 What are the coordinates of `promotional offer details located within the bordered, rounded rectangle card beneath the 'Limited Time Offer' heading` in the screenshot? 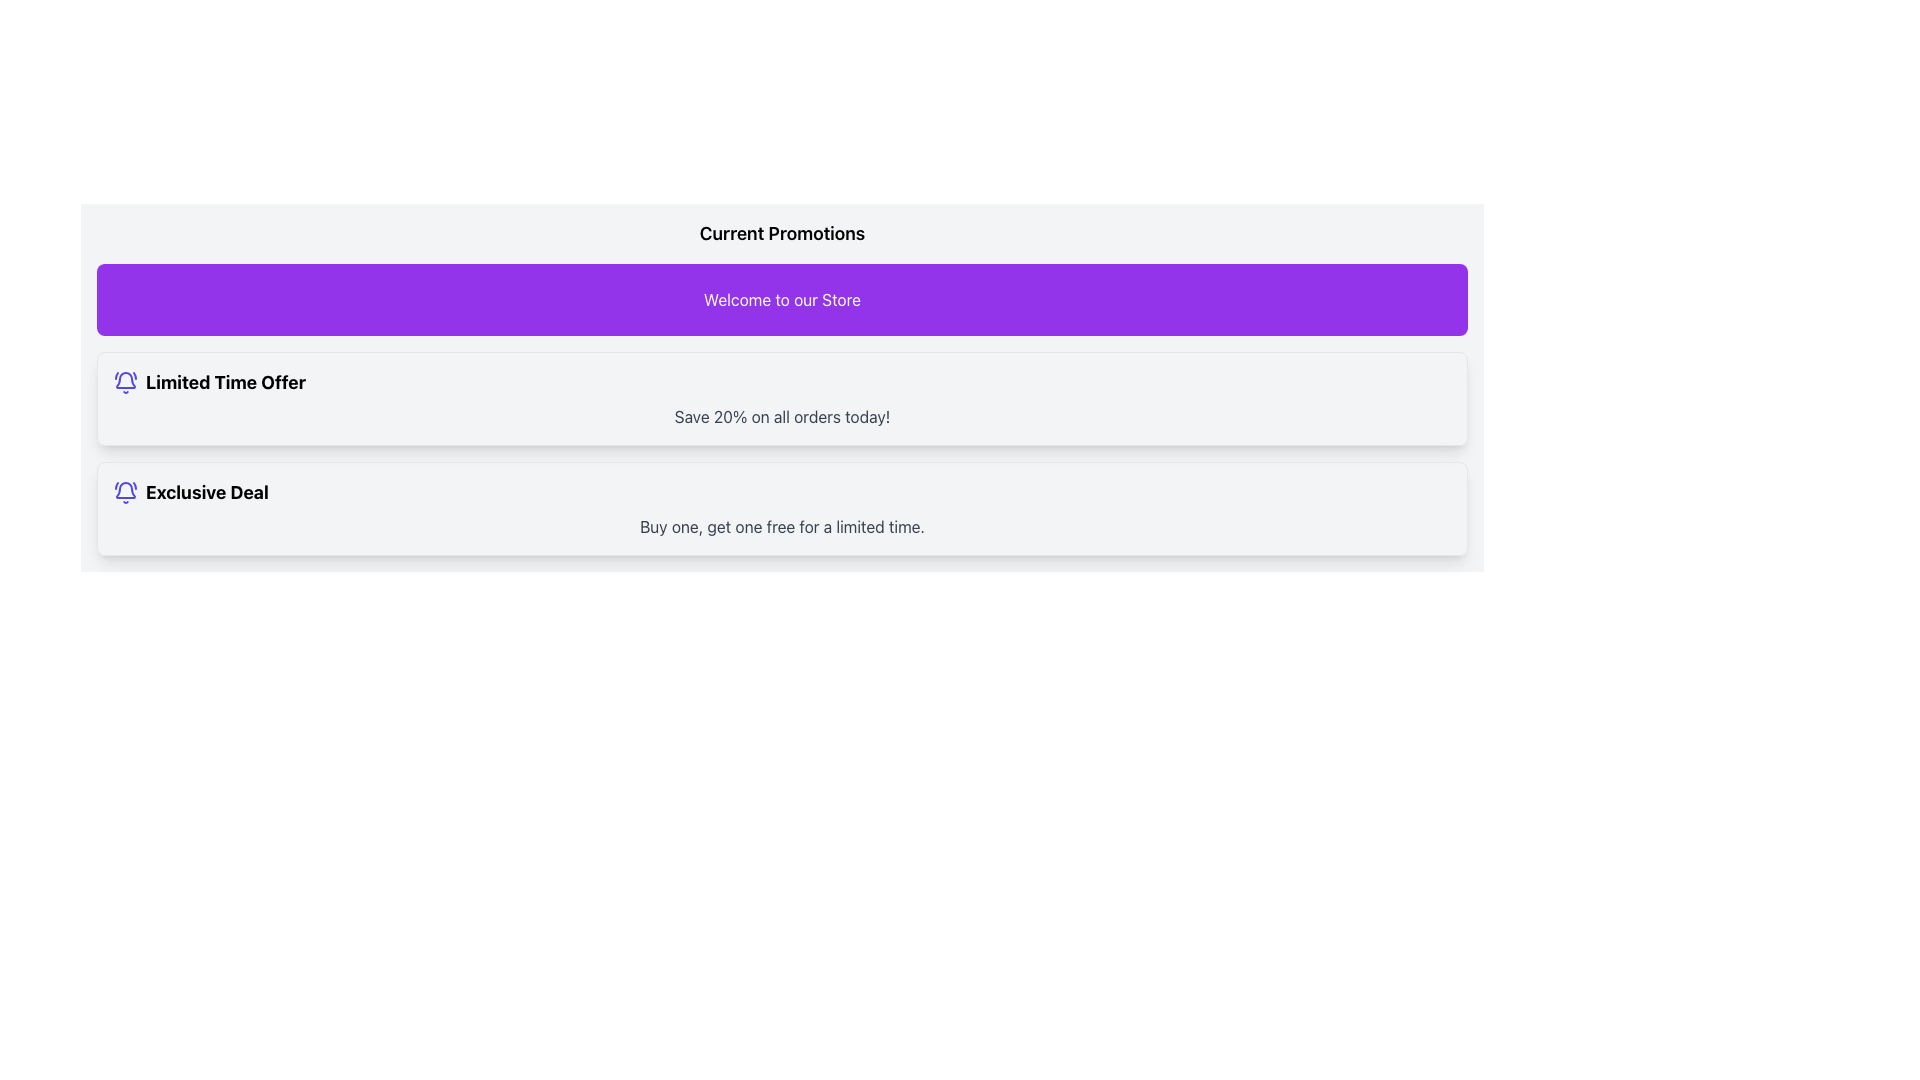 It's located at (781, 415).